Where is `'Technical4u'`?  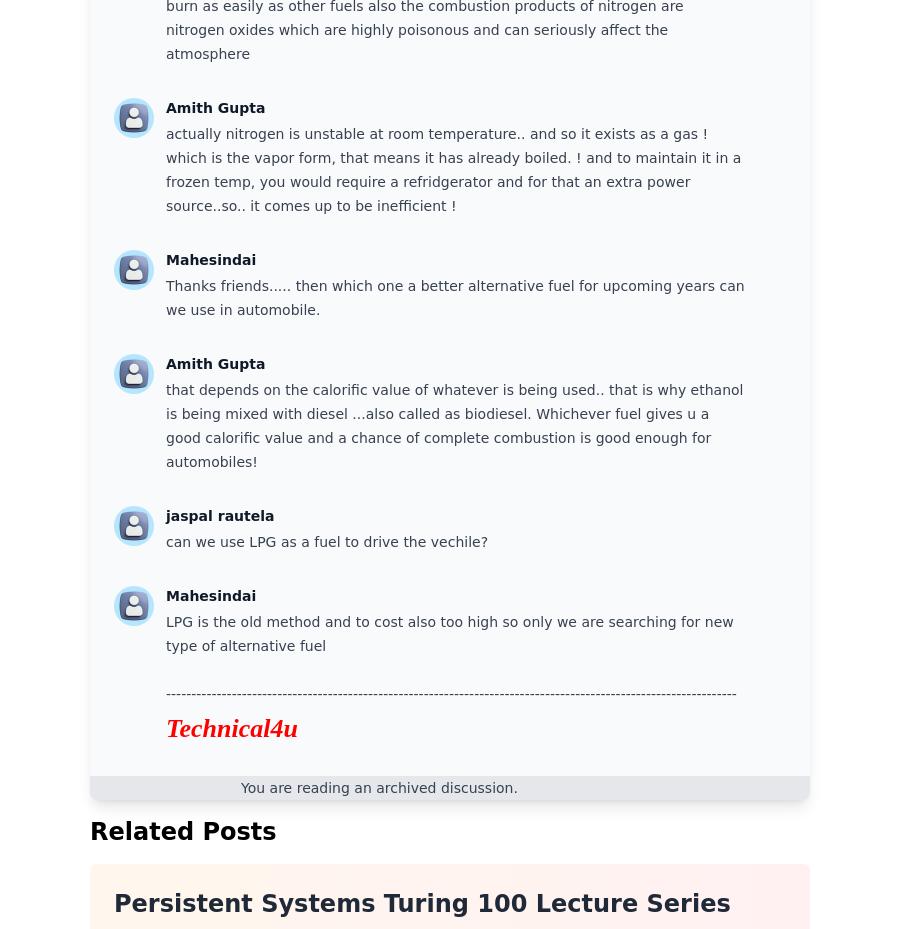 'Technical4u' is located at coordinates (230, 728).